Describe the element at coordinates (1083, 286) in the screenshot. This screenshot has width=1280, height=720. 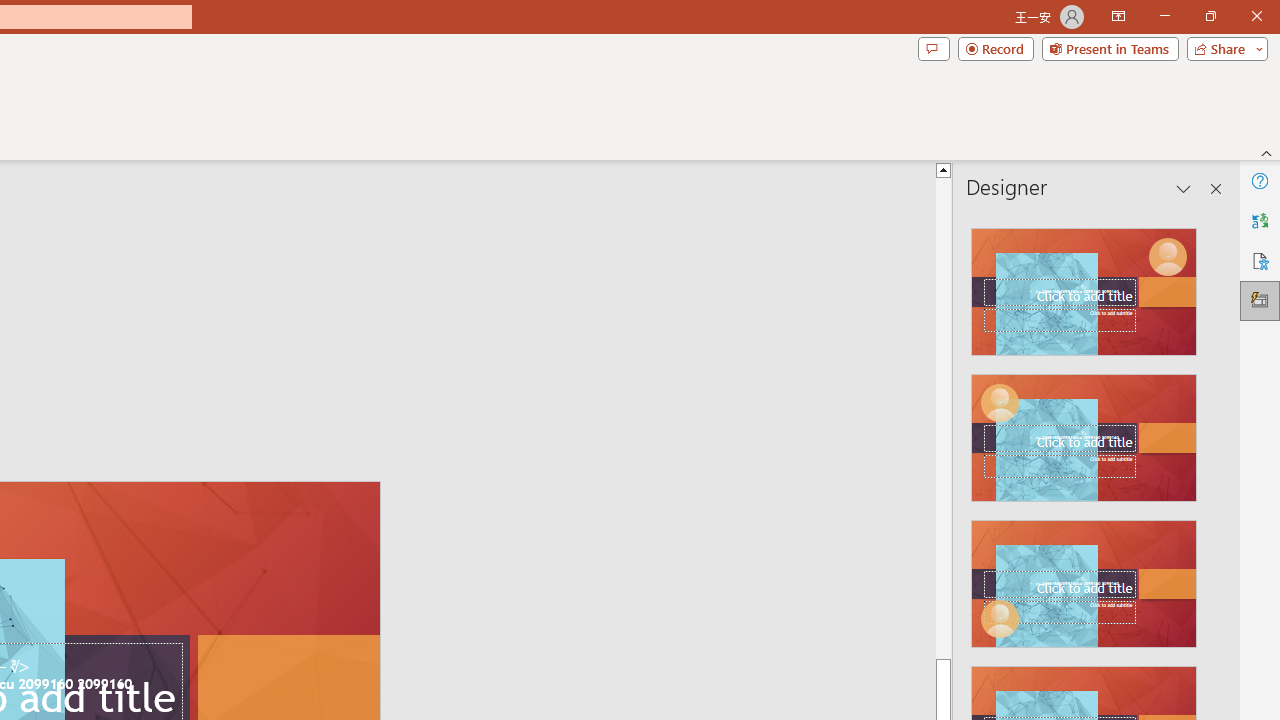
I see `'Recommended Design: Design Idea'` at that location.